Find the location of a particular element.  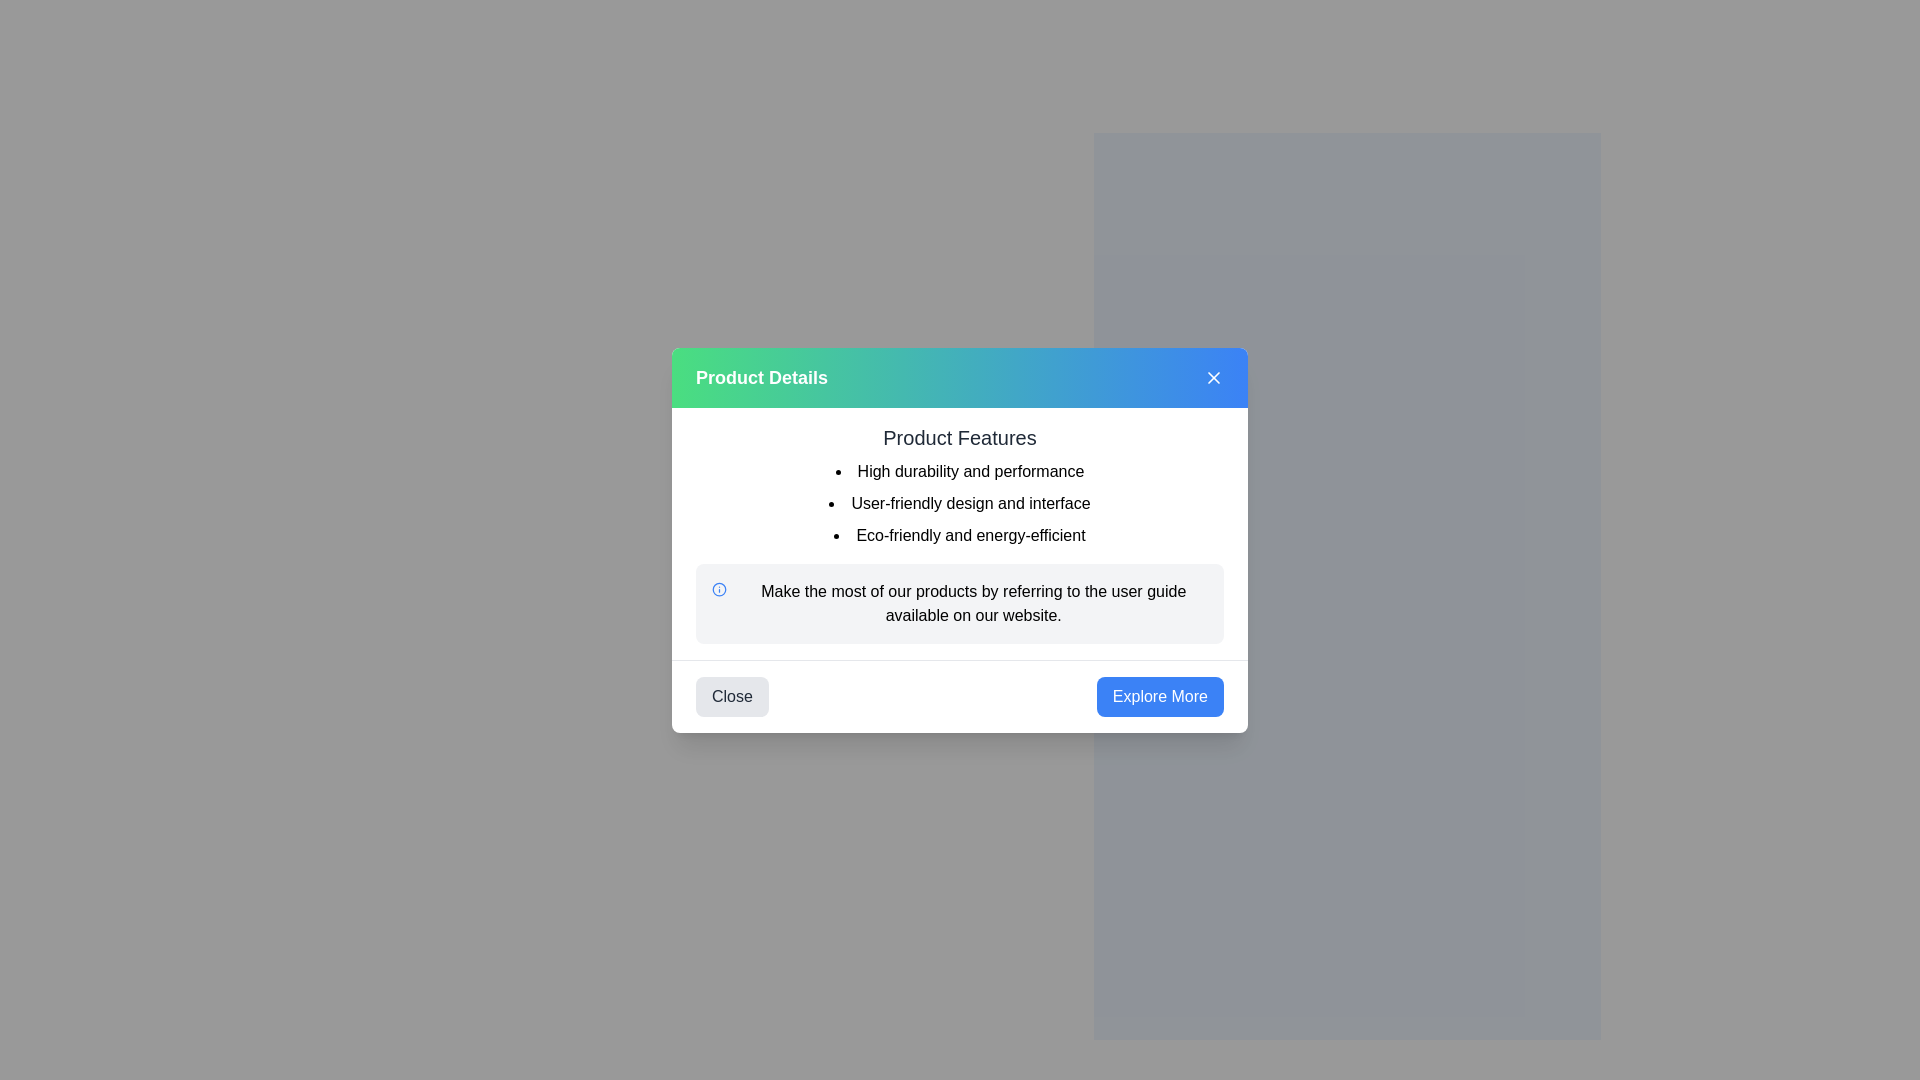

the text element reading 'High durability and performance' which is the topmost bullet point under the heading 'Product Features' in the modal dialog box is located at coordinates (960, 471).